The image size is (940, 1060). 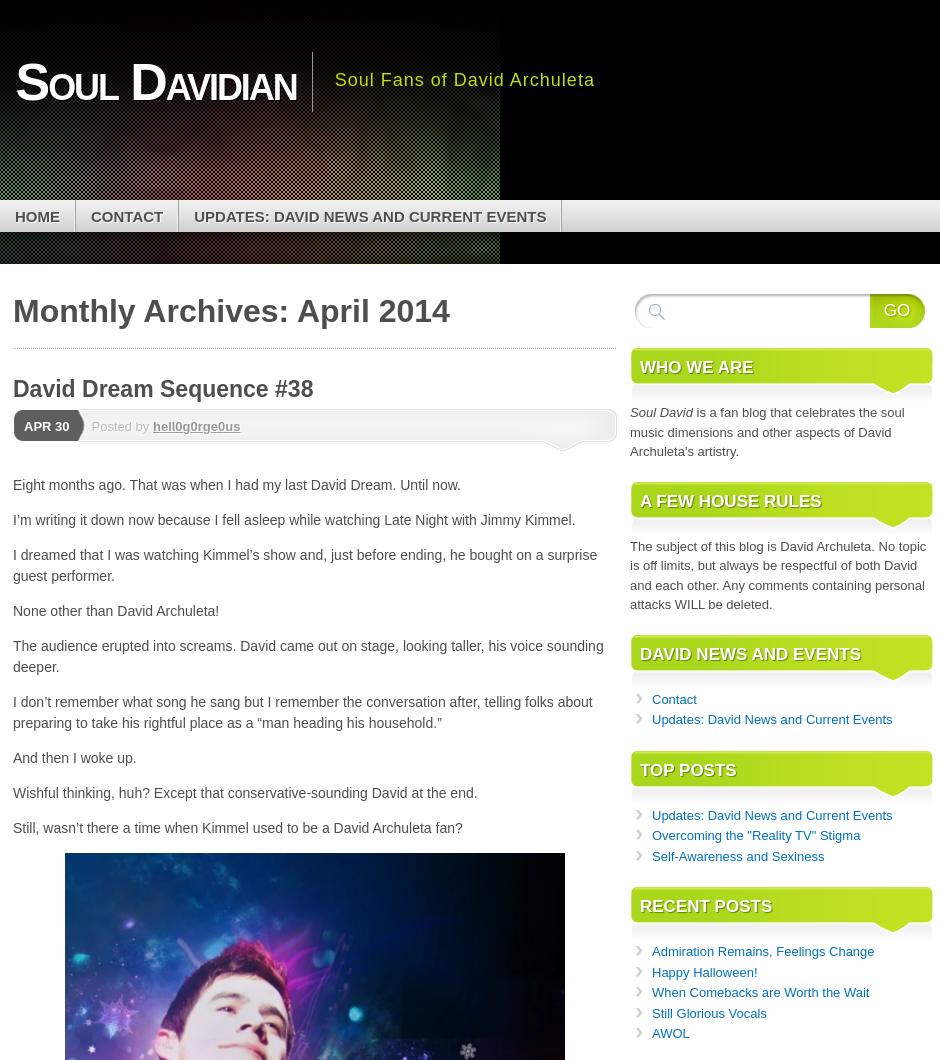 What do you see at coordinates (23, 425) in the screenshot?
I see `'Apr 30'` at bounding box center [23, 425].